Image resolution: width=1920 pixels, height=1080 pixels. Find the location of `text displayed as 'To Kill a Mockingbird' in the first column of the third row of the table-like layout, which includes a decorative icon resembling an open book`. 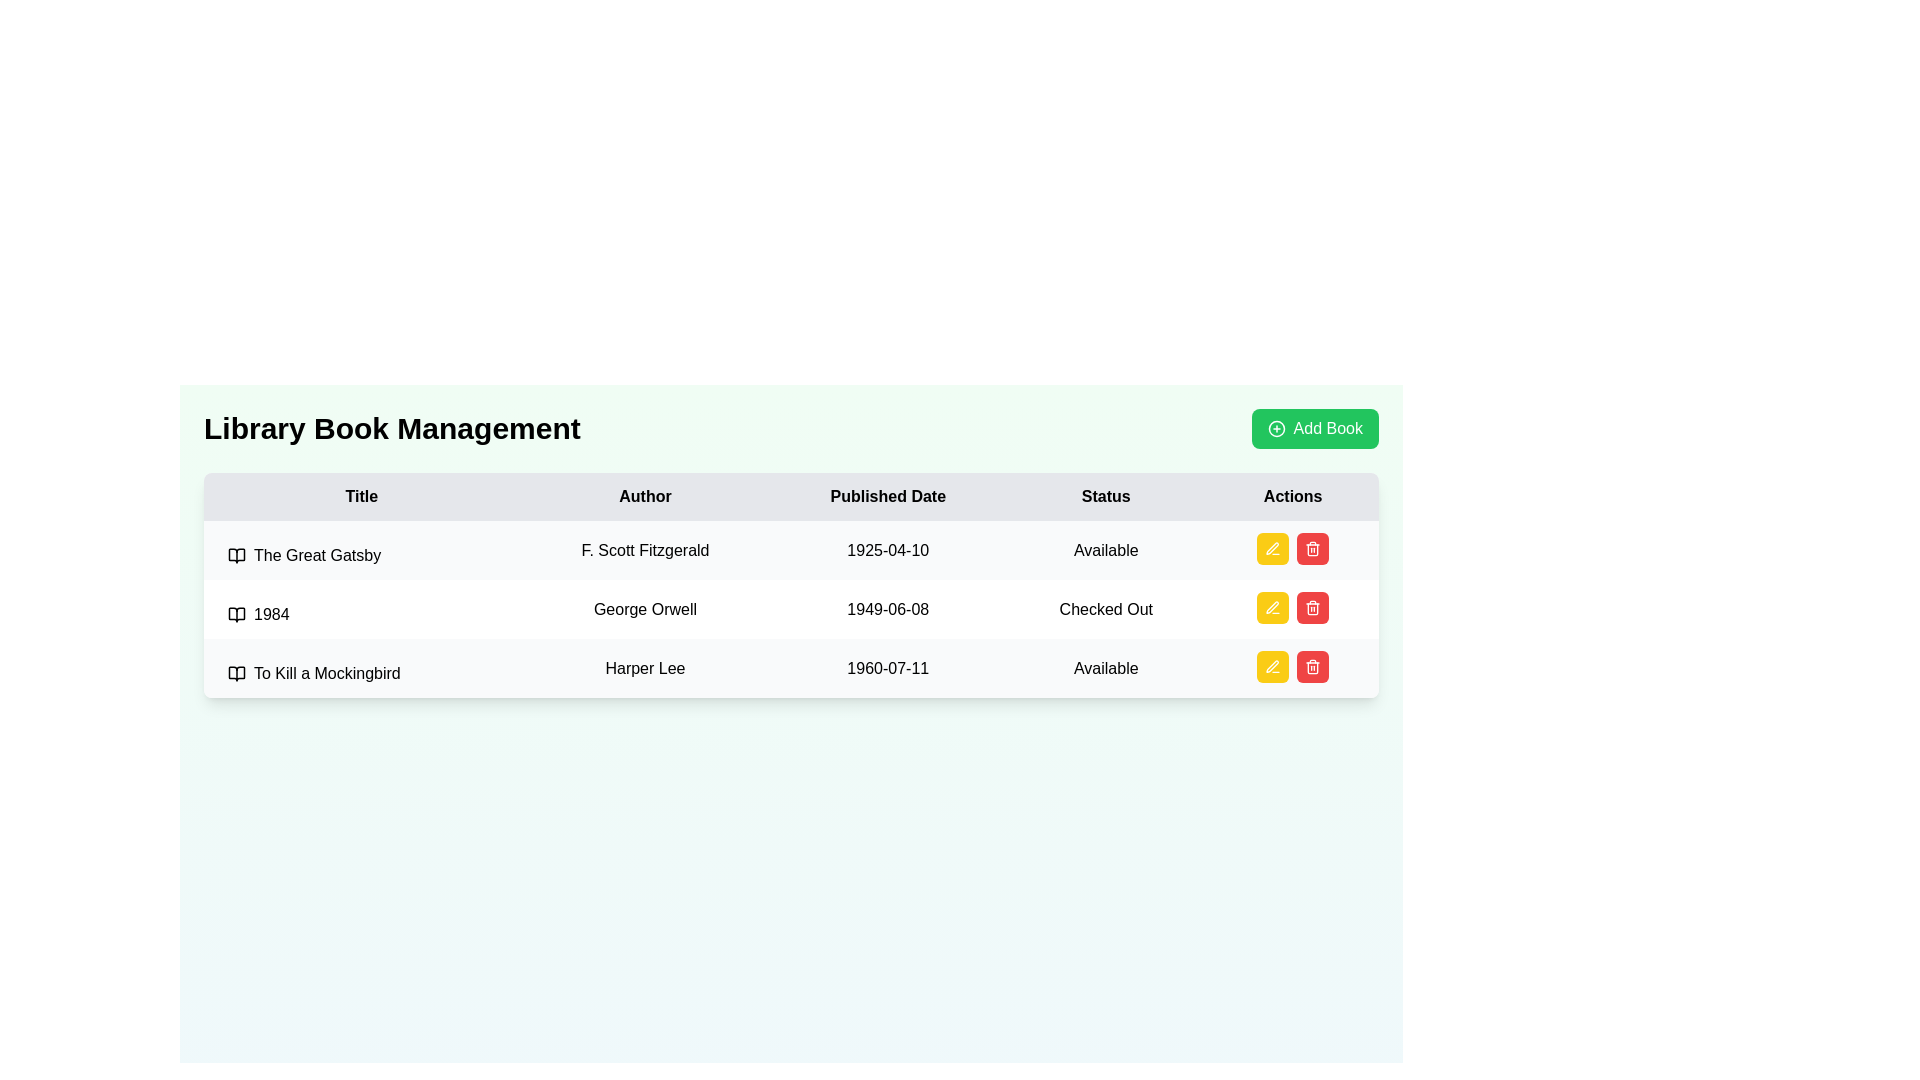

text displayed as 'To Kill a Mockingbird' in the first column of the third row of the table-like layout, which includes a decorative icon resembling an open book is located at coordinates (361, 674).